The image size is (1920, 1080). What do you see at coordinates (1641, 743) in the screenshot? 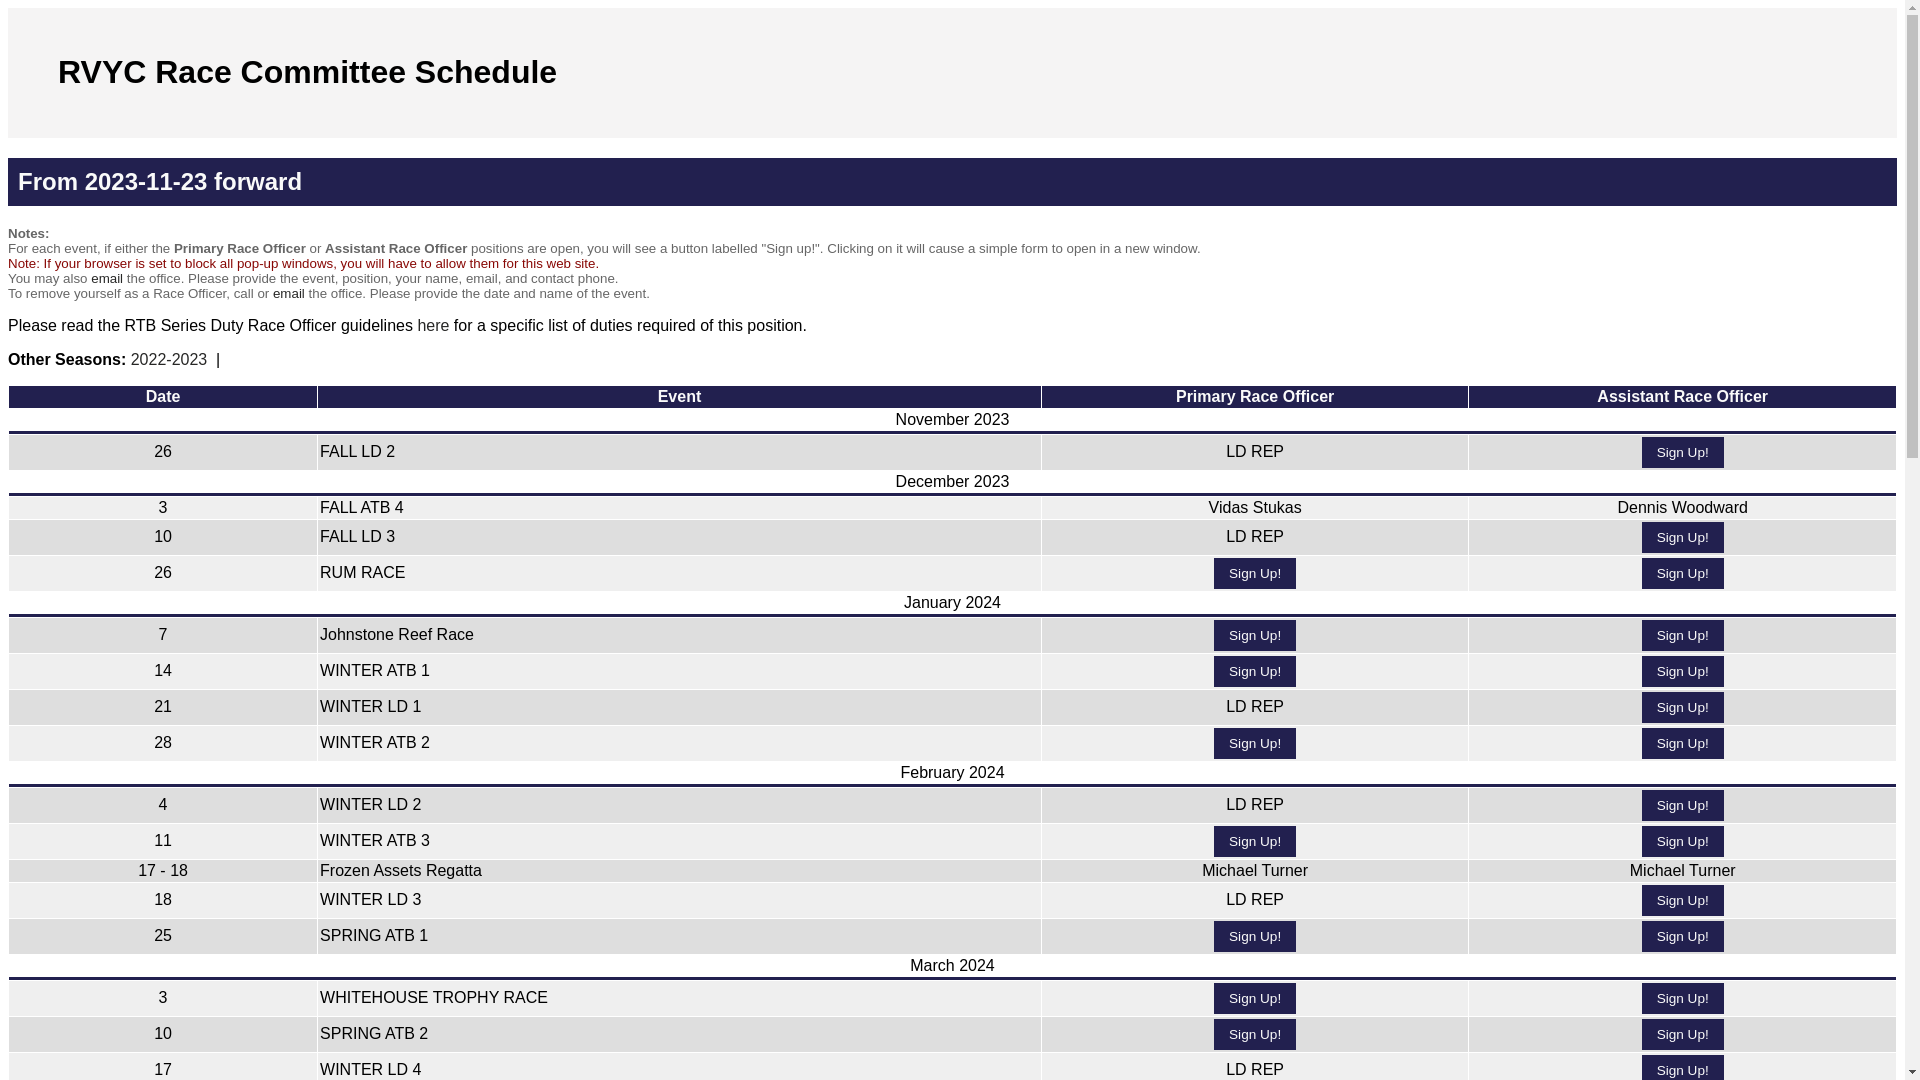
I see `'Sign Up!'` at bounding box center [1641, 743].